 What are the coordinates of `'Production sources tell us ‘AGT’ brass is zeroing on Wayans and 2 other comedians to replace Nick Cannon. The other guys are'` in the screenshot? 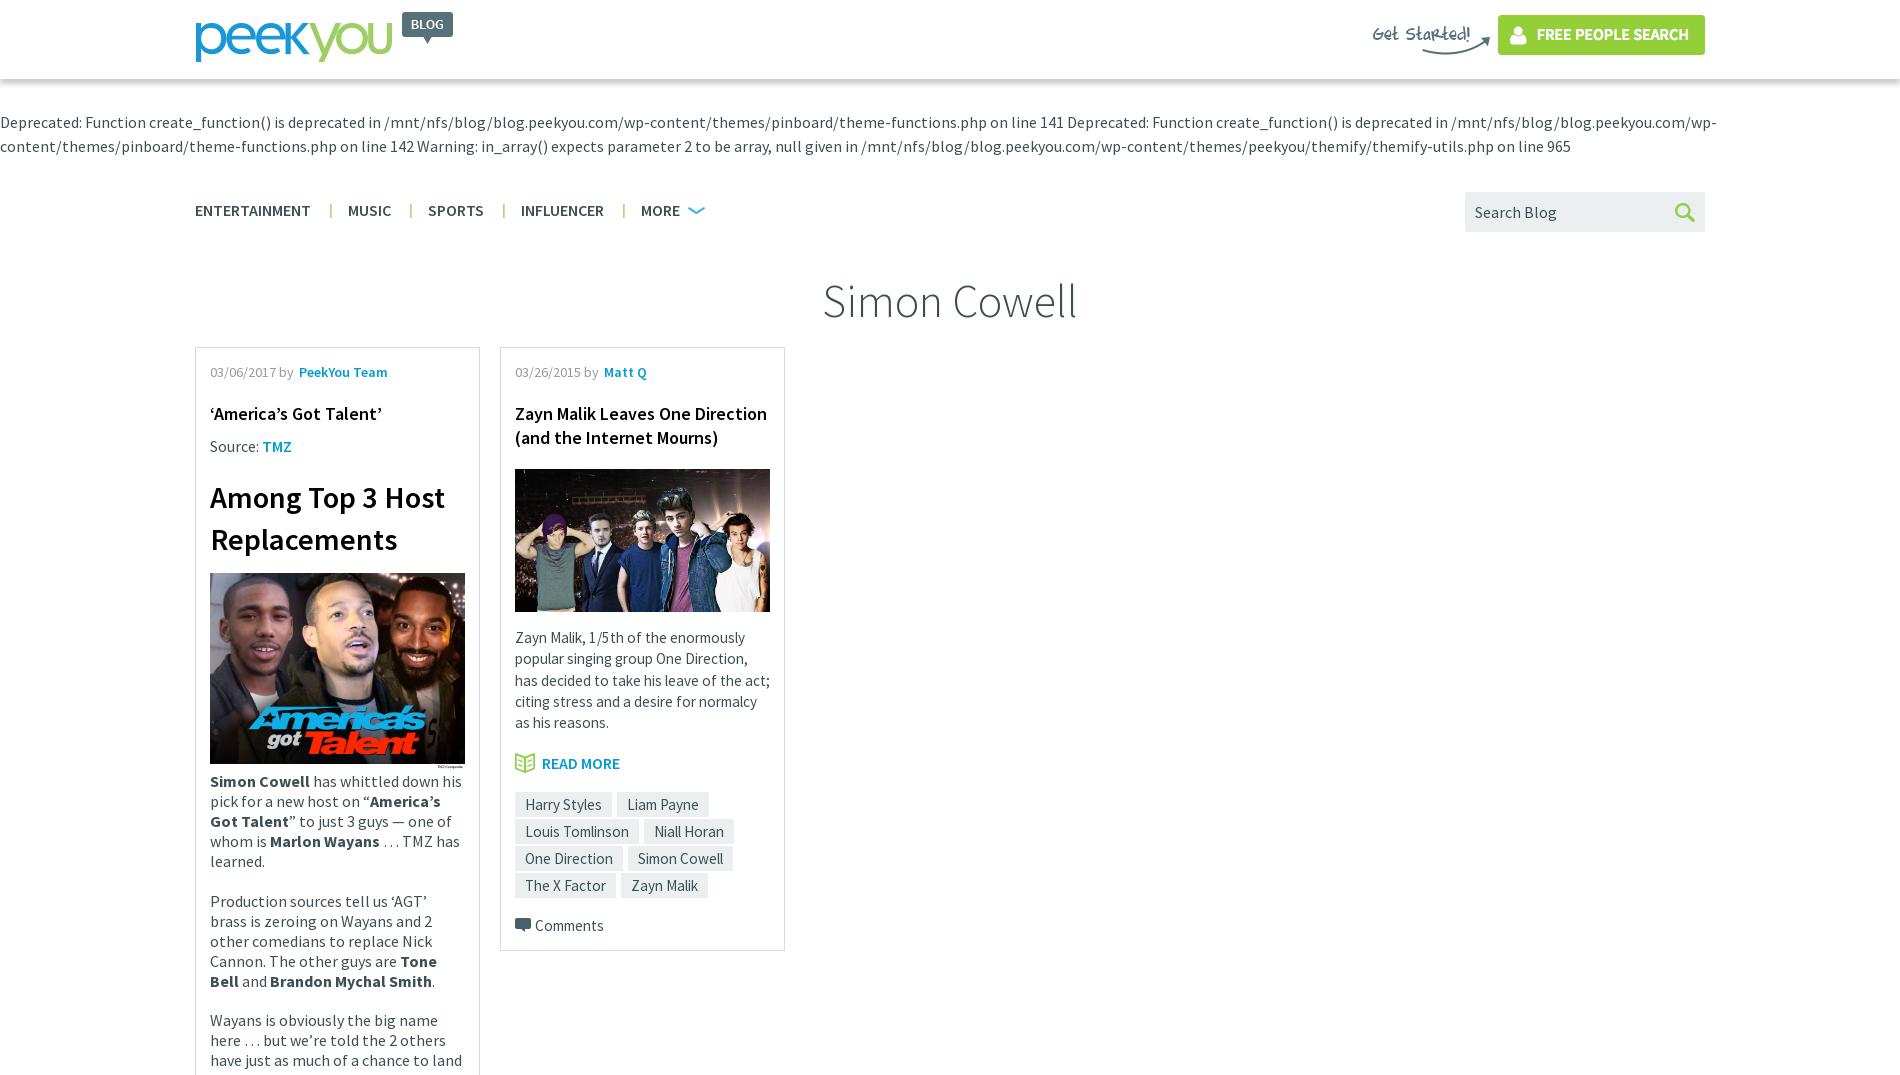 It's located at (319, 929).